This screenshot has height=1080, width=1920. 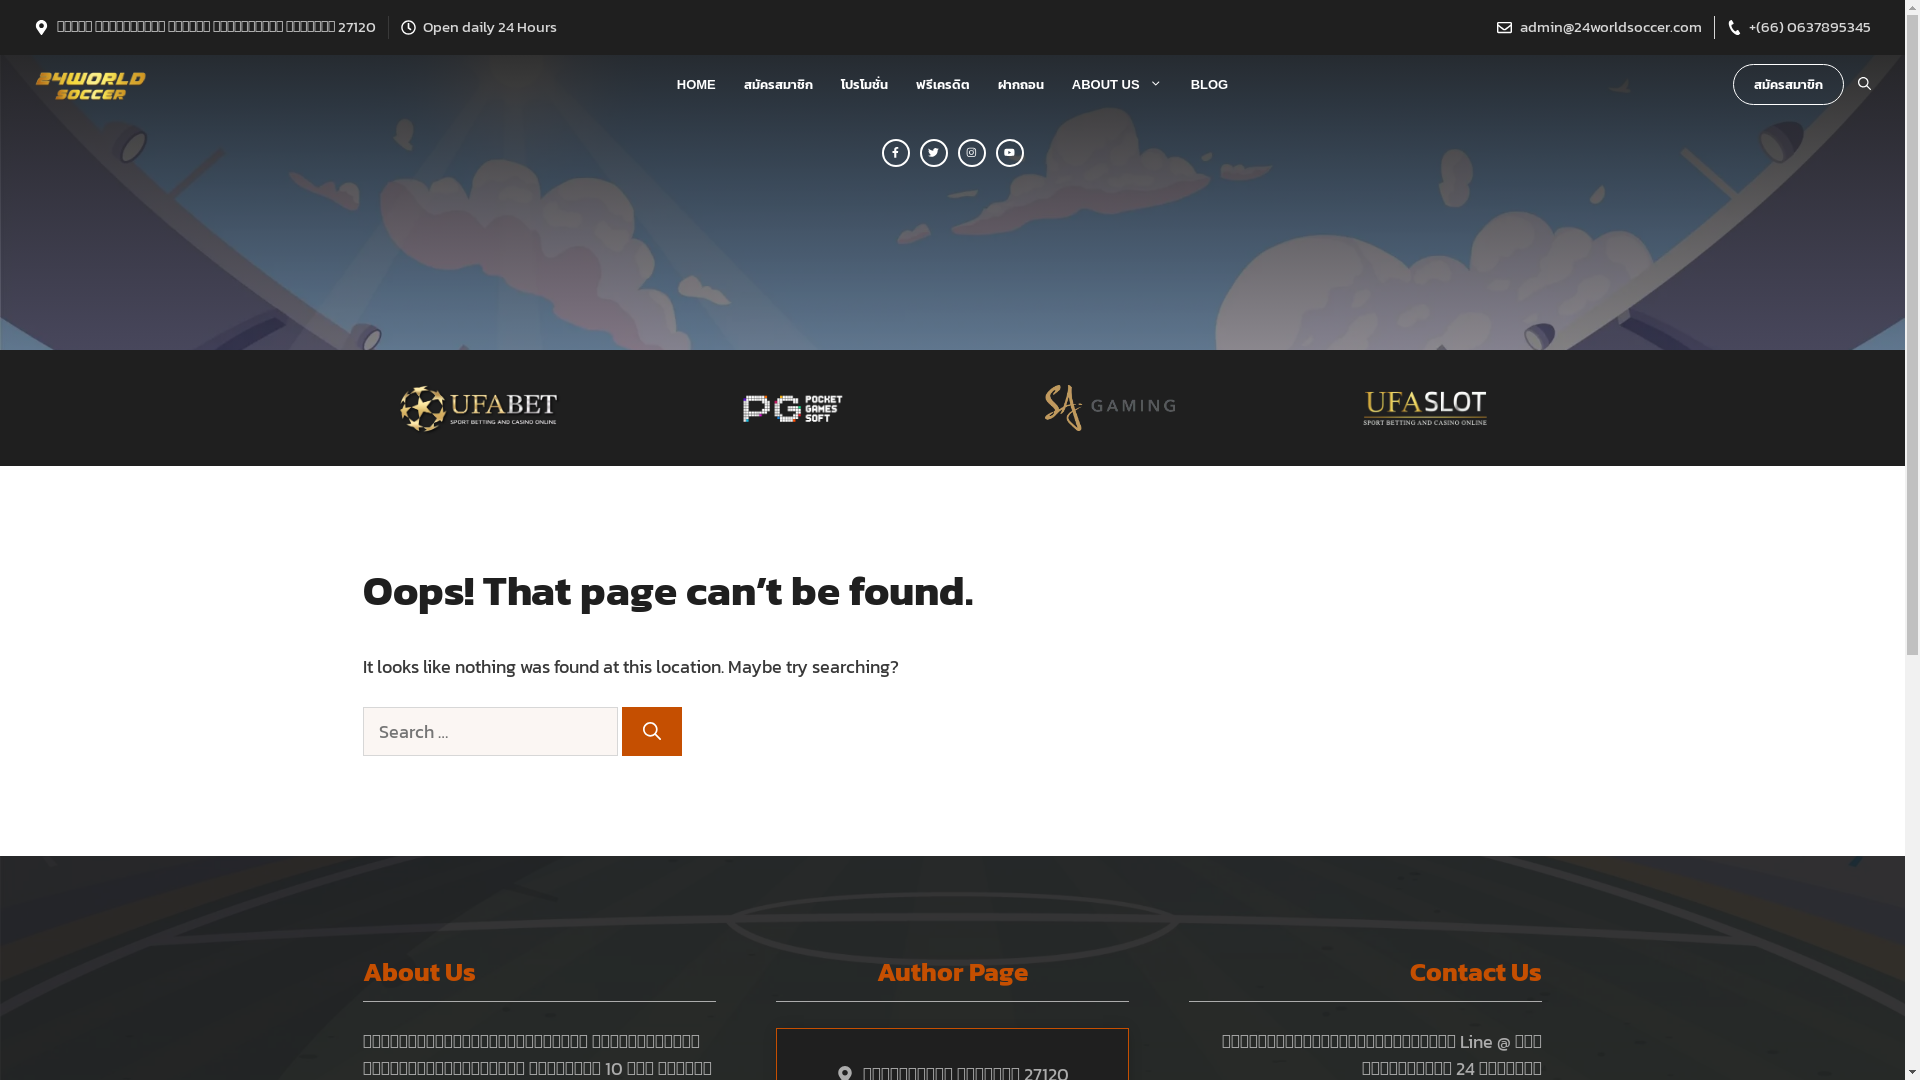 What do you see at coordinates (361, 970) in the screenshot?
I see `'About Us'` at bounding box center [361, 970].